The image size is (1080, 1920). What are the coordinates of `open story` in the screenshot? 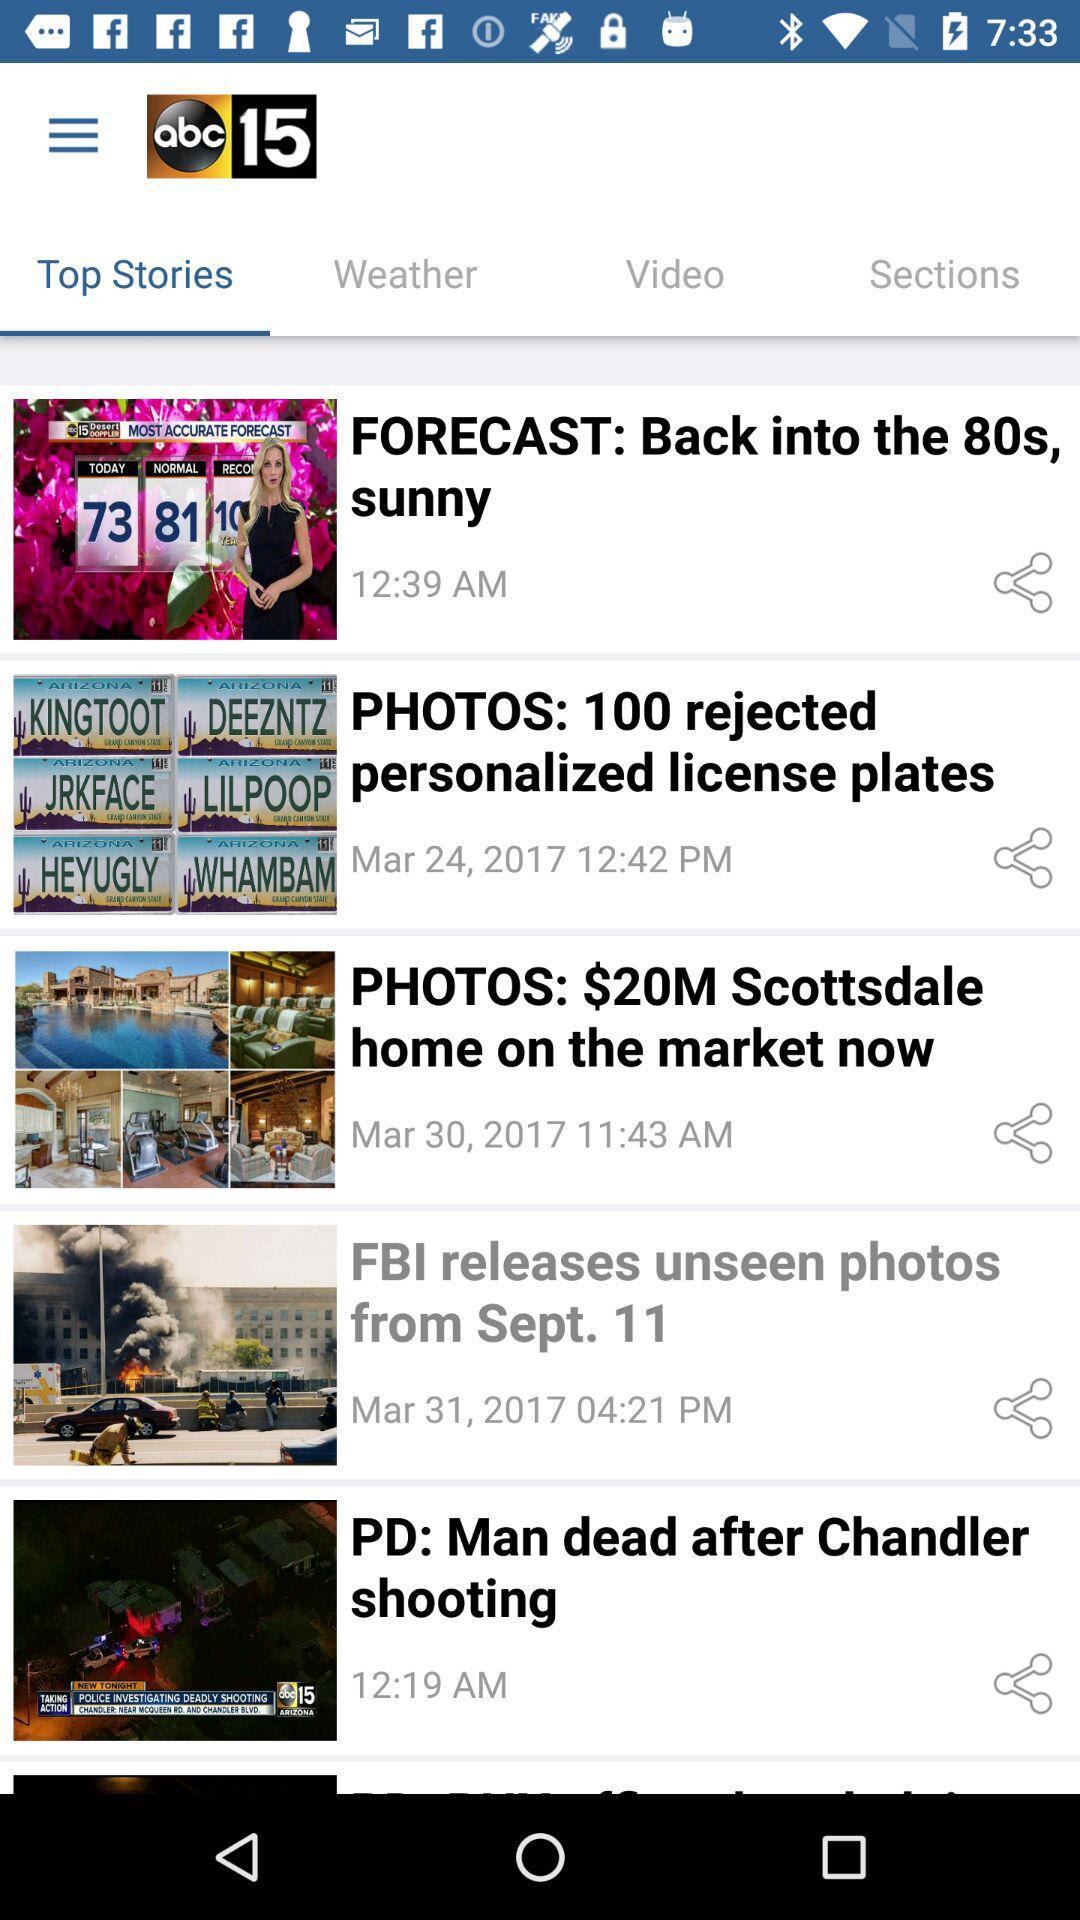 It's located at (174, 1345).